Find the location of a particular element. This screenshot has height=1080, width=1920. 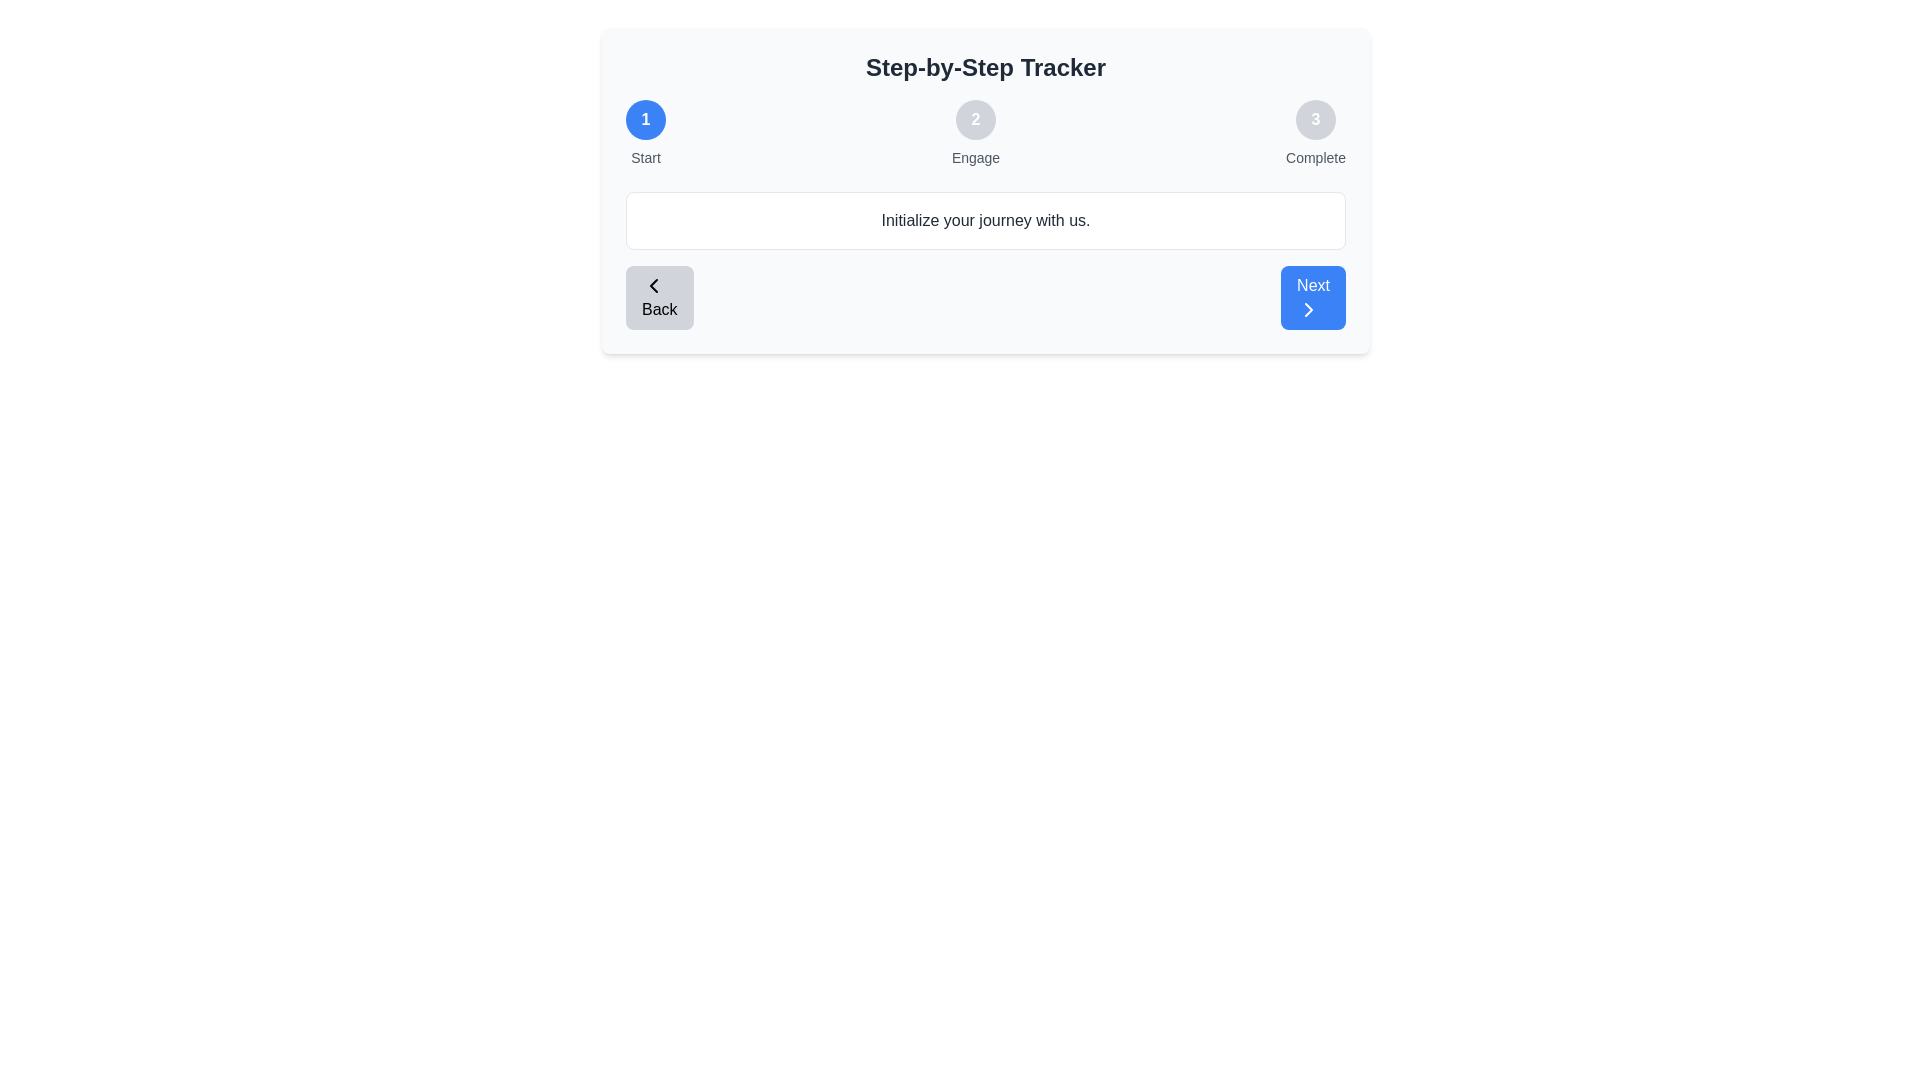

the small text label that displays the word 'Start', which is positioned directly below a blue circular number '1' in a vertical stacking arrangement is located at coordinates (646, 157).